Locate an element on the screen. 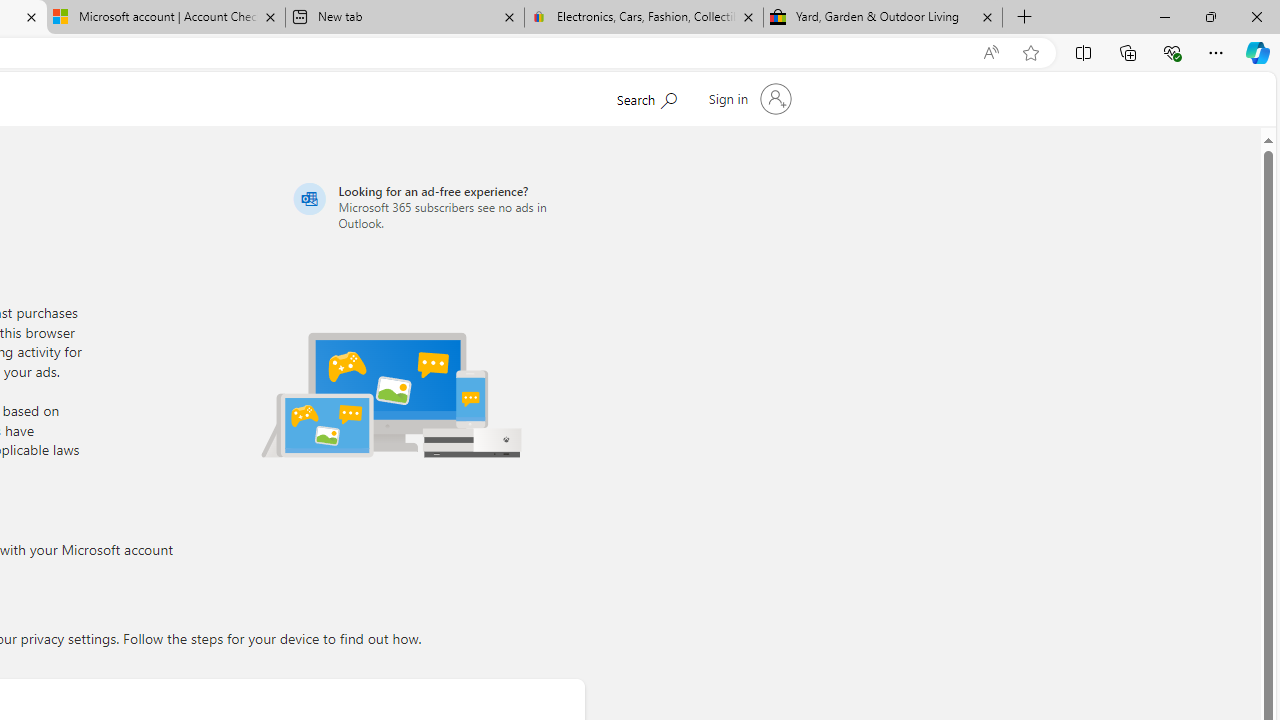 The width and height of the screenshot is (1280, 720). 'Looking for an ad-free experience?' is located at coordinates (435, 206).